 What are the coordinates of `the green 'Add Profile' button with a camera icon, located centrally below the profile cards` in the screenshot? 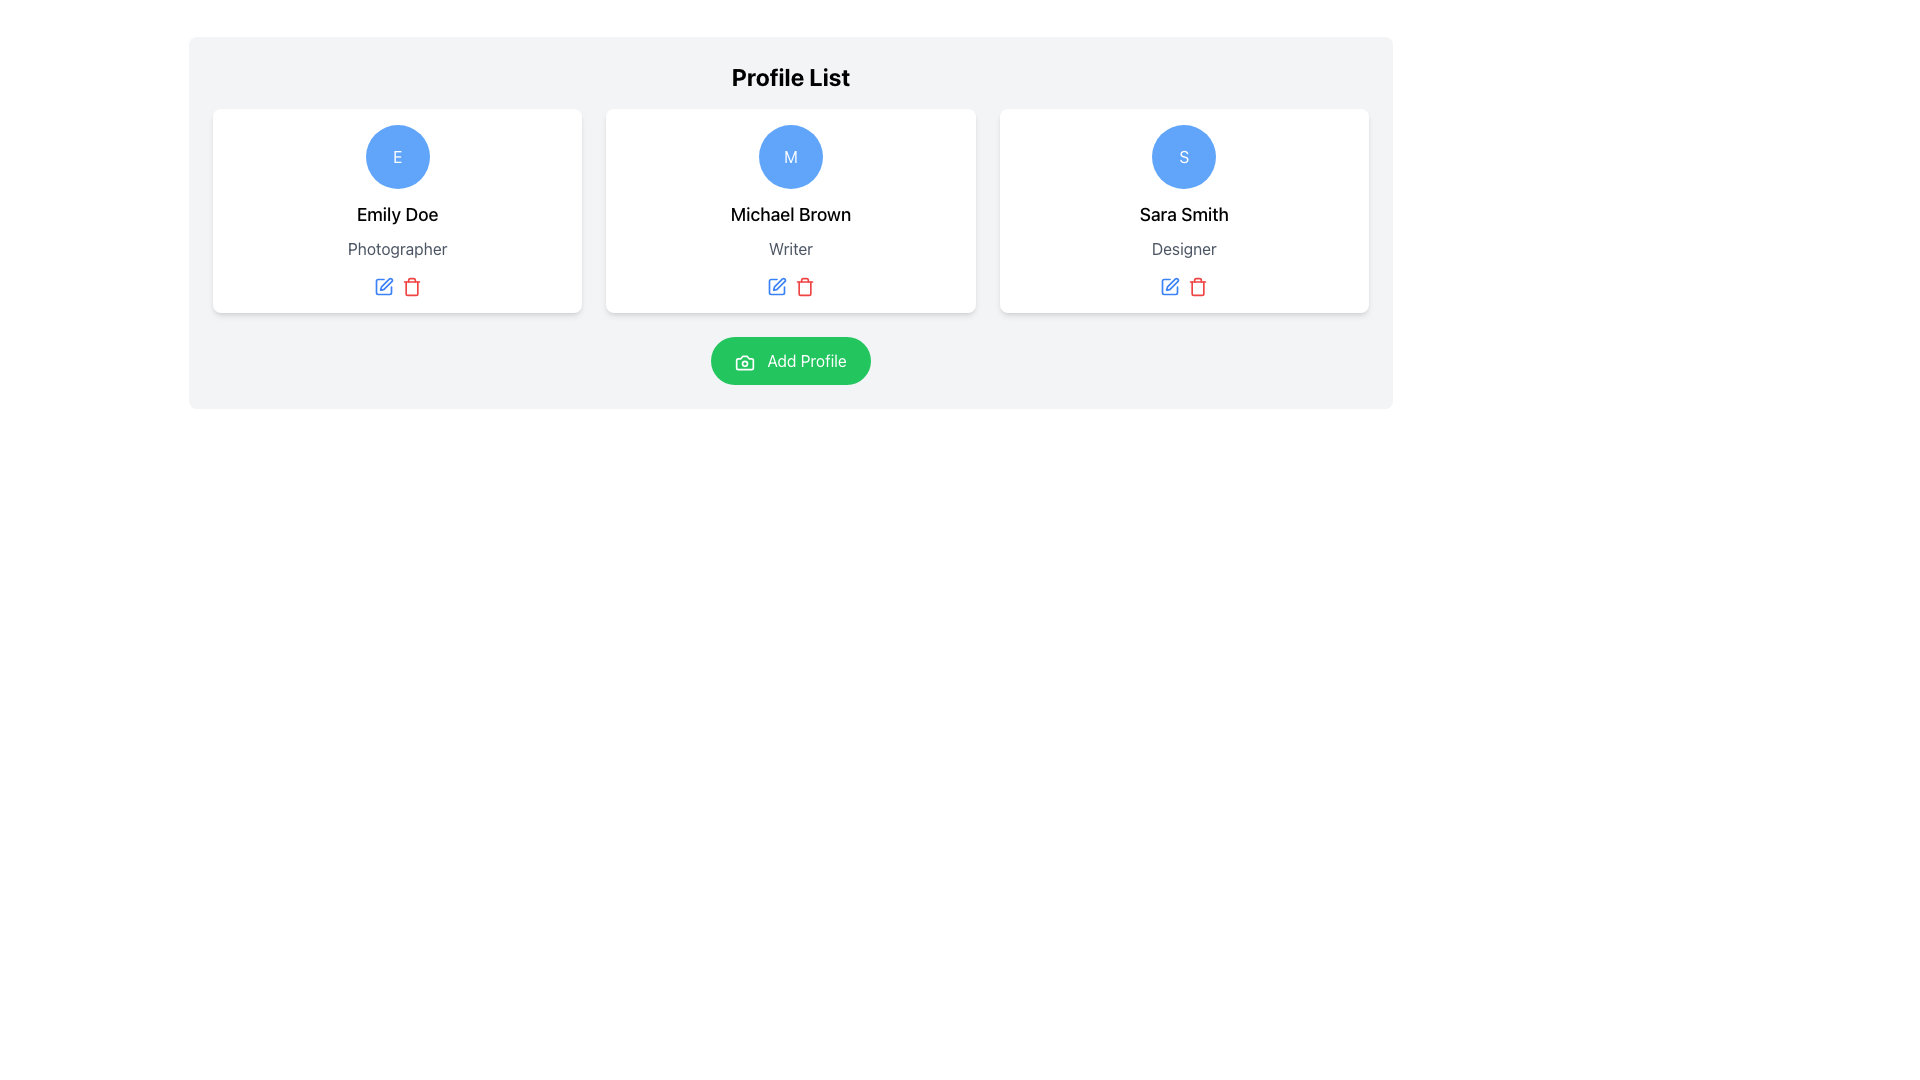 It's located at (790, 361).